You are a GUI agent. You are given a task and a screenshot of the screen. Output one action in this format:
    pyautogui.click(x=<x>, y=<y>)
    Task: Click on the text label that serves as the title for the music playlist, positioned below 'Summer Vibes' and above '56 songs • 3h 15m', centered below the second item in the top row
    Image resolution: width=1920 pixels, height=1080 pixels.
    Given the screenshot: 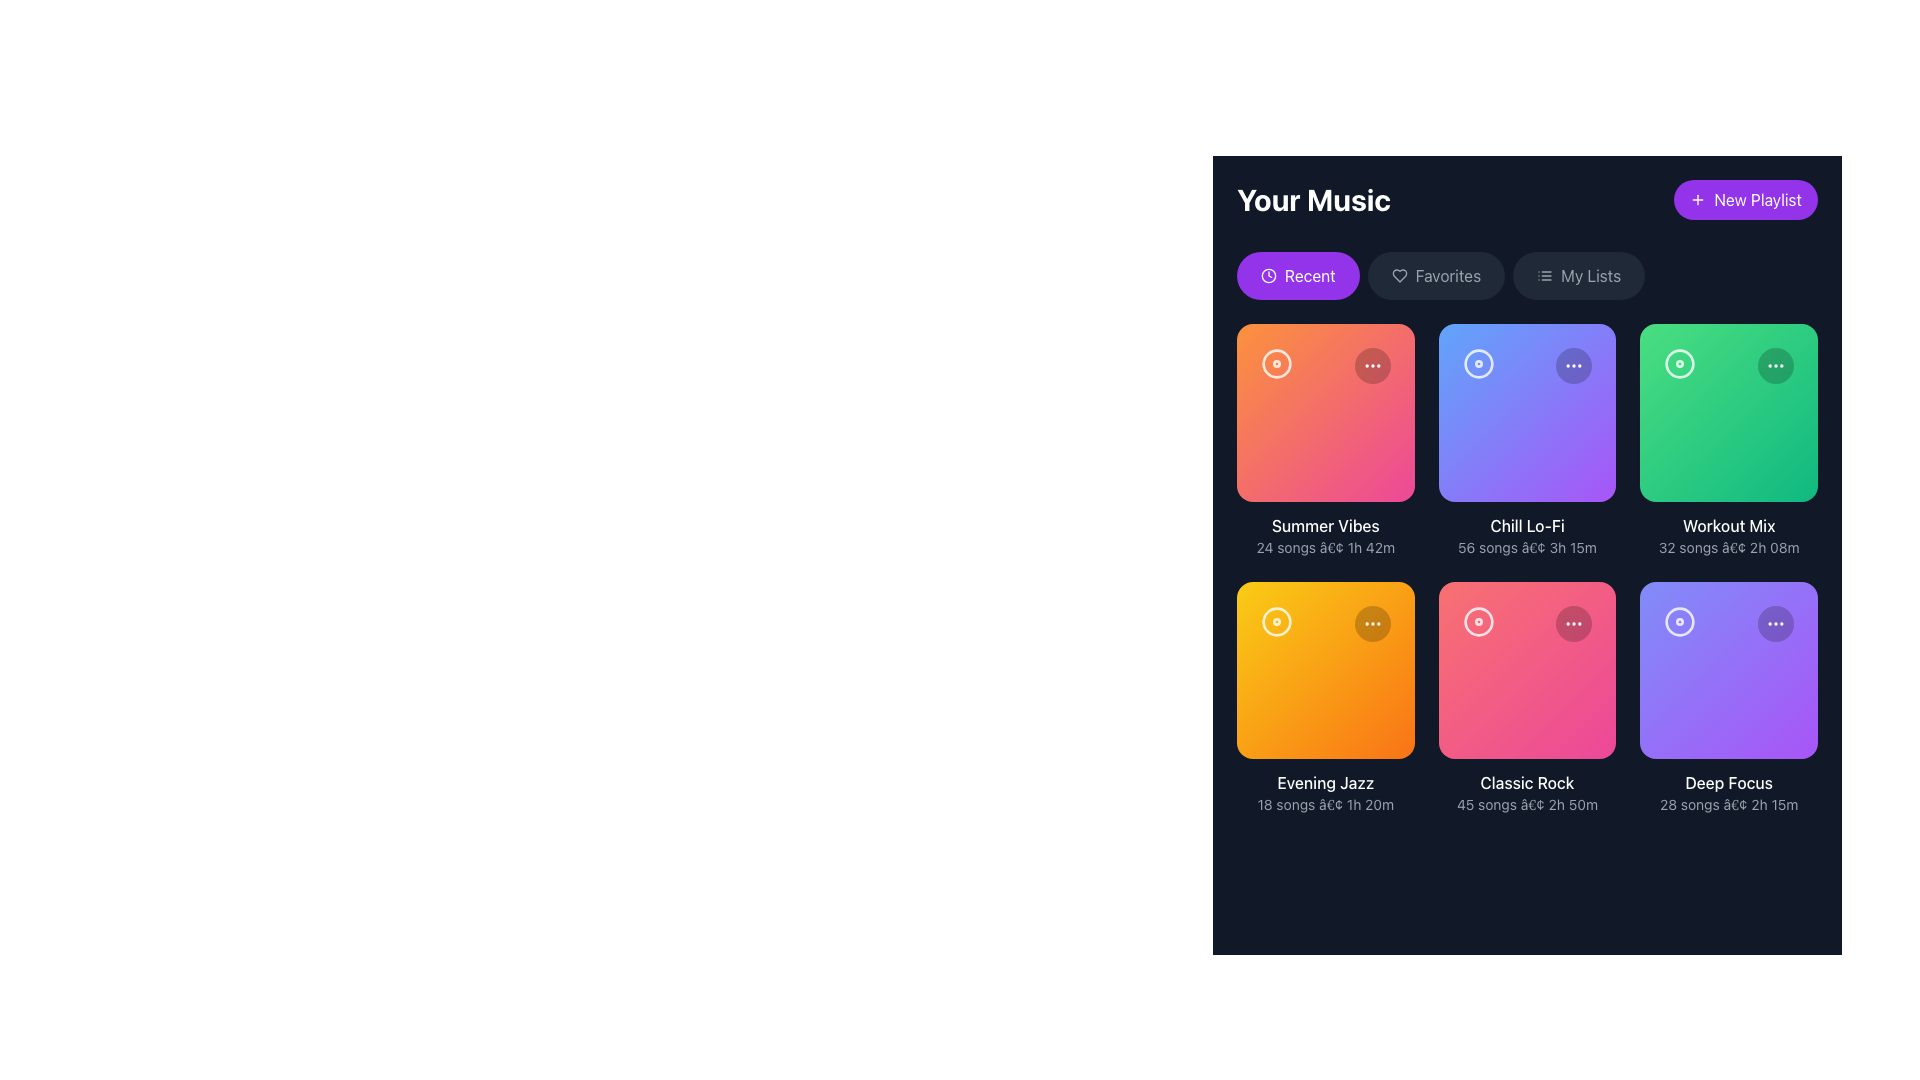 What is the action you would take?
    pyautogui.click(x=1526, y=524)
    